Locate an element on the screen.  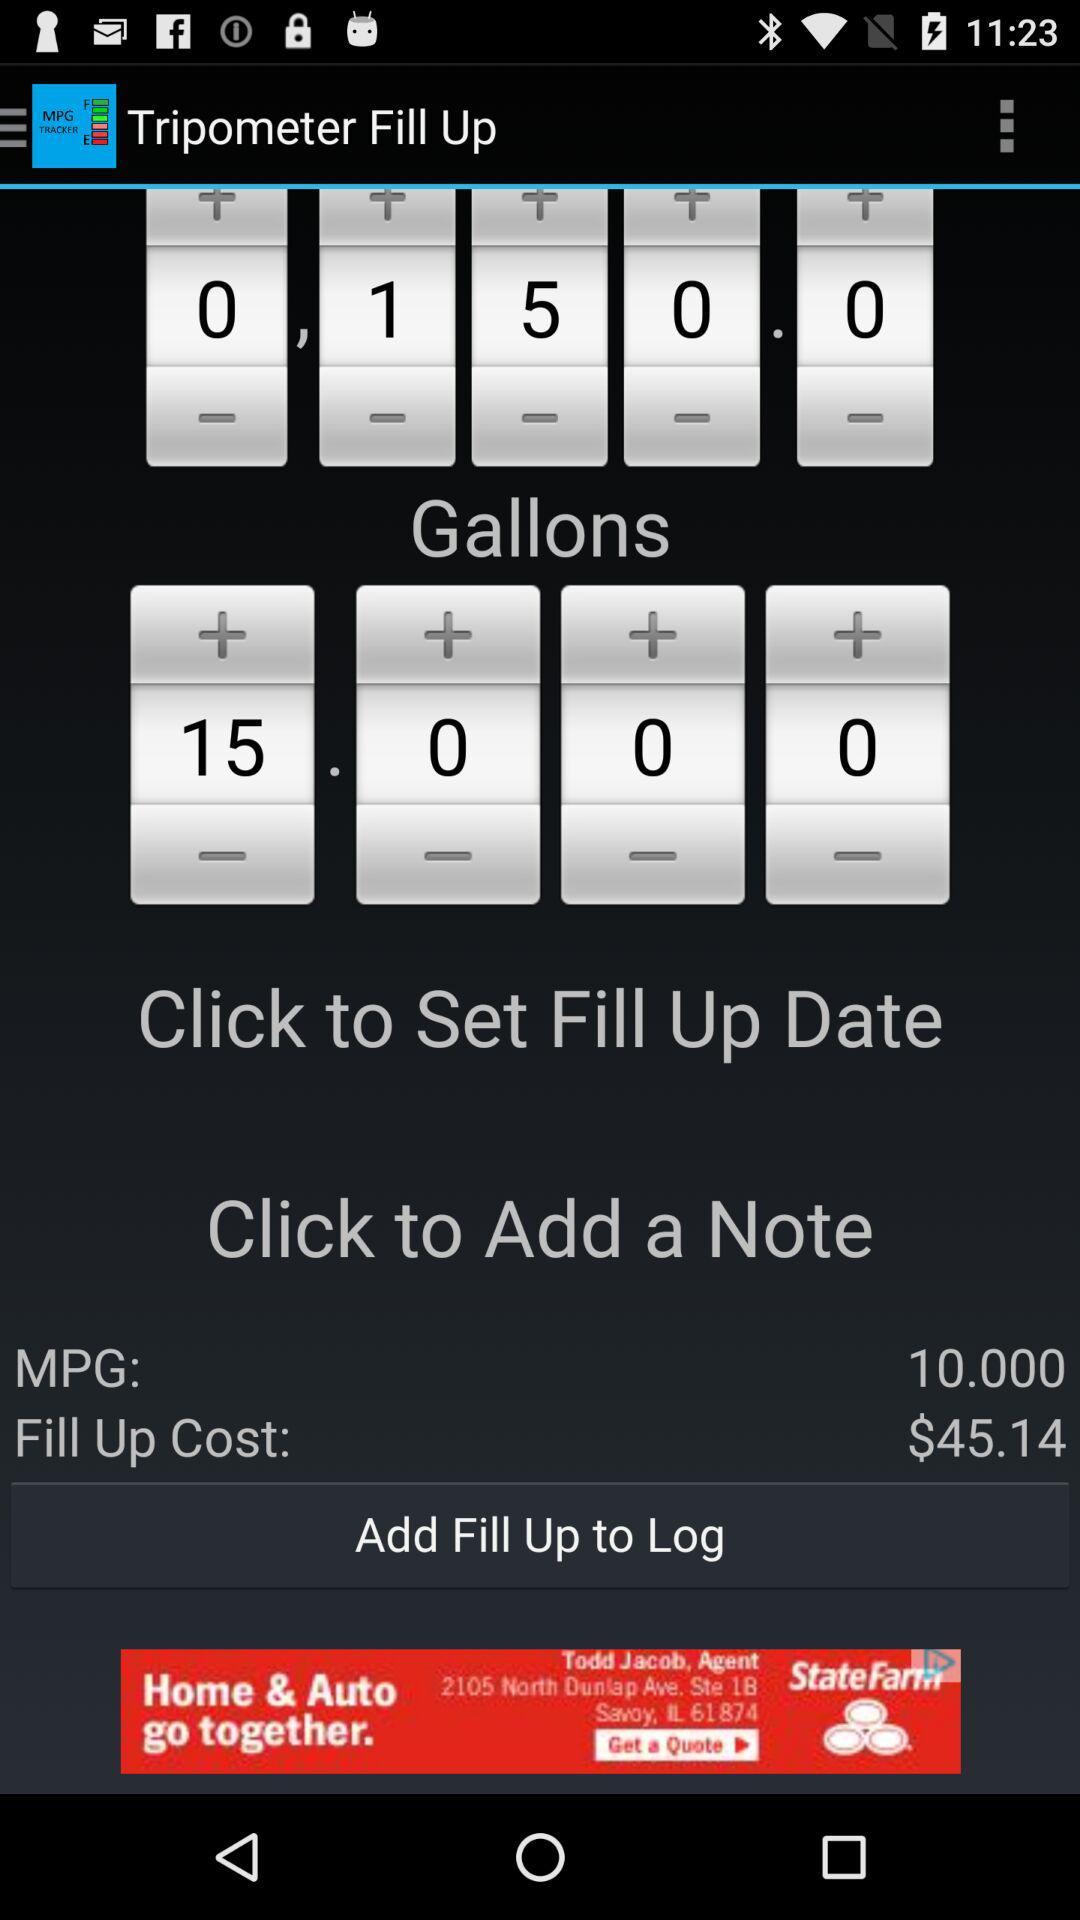
increase option is located at coordinates (387, 217).